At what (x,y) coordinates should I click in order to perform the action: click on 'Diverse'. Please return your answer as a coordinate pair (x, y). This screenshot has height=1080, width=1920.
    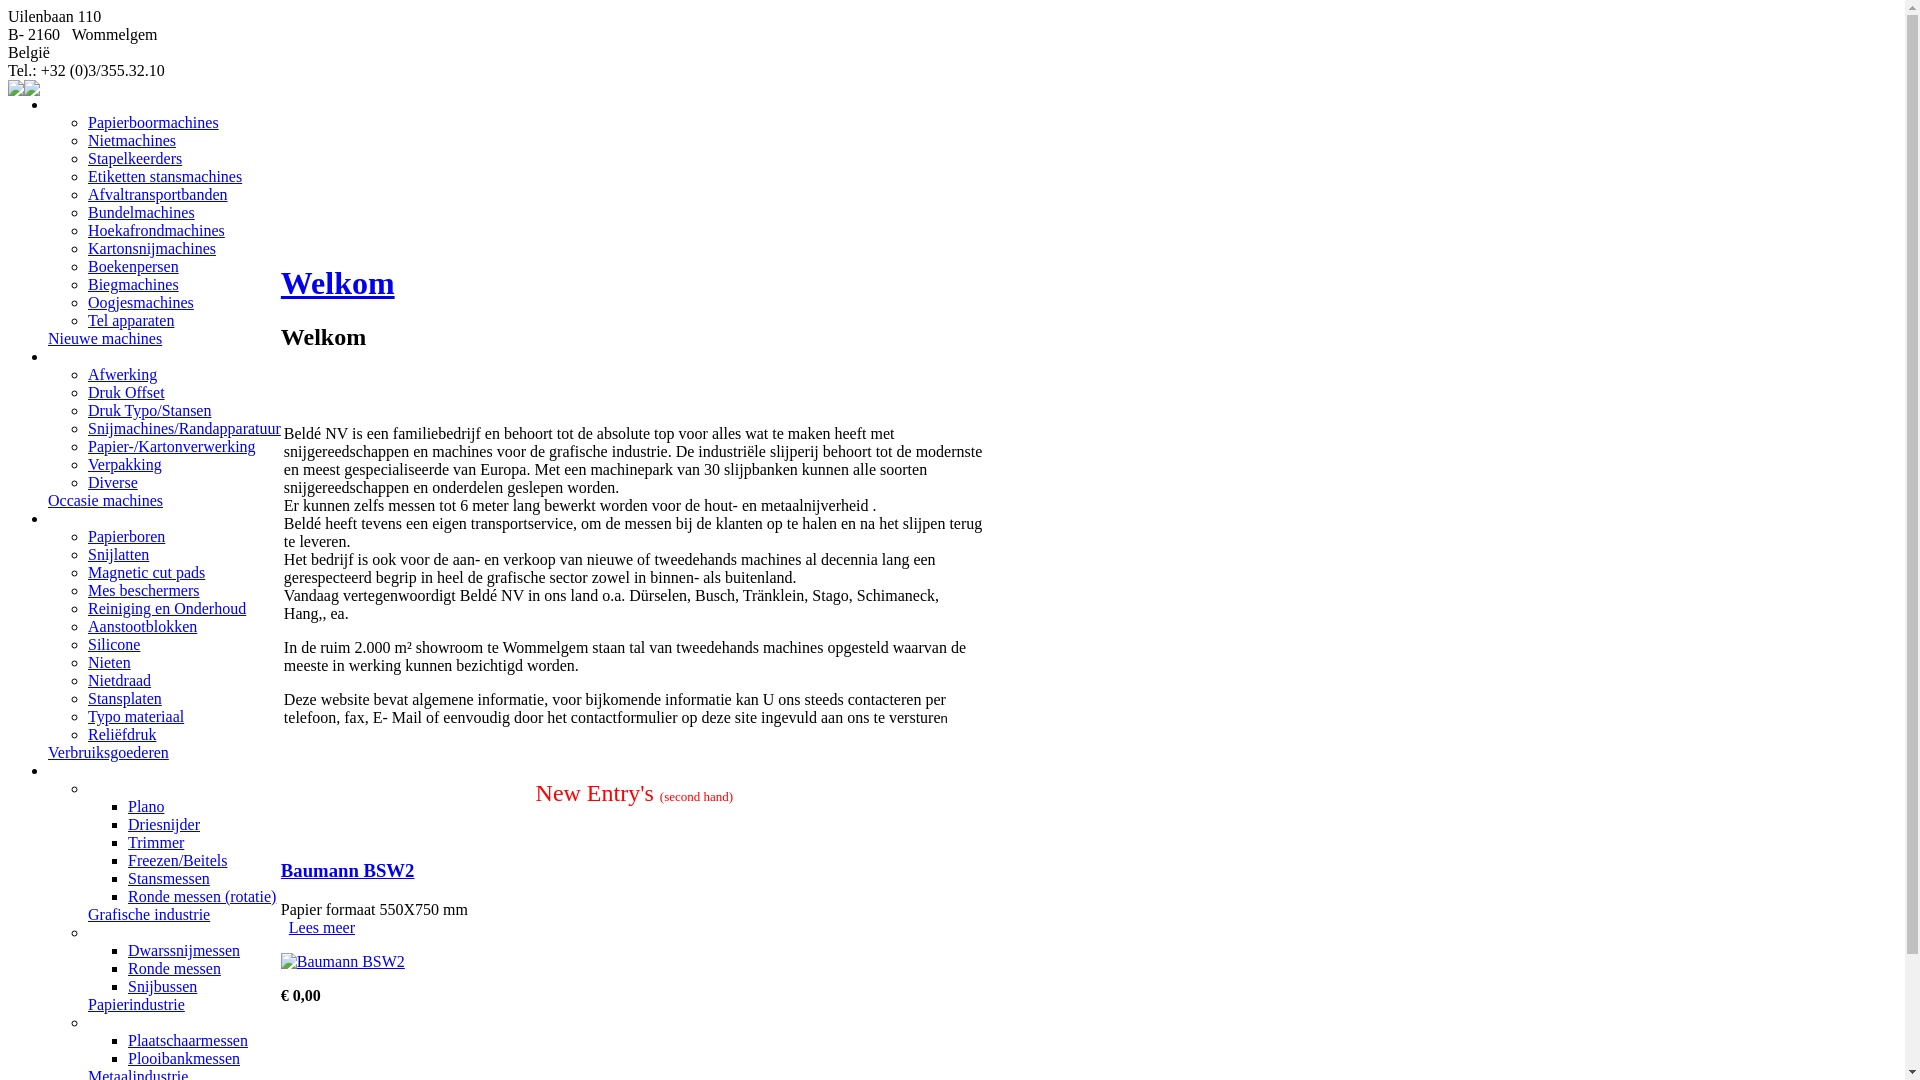
    Looking at the image, I should click on (112, 482).